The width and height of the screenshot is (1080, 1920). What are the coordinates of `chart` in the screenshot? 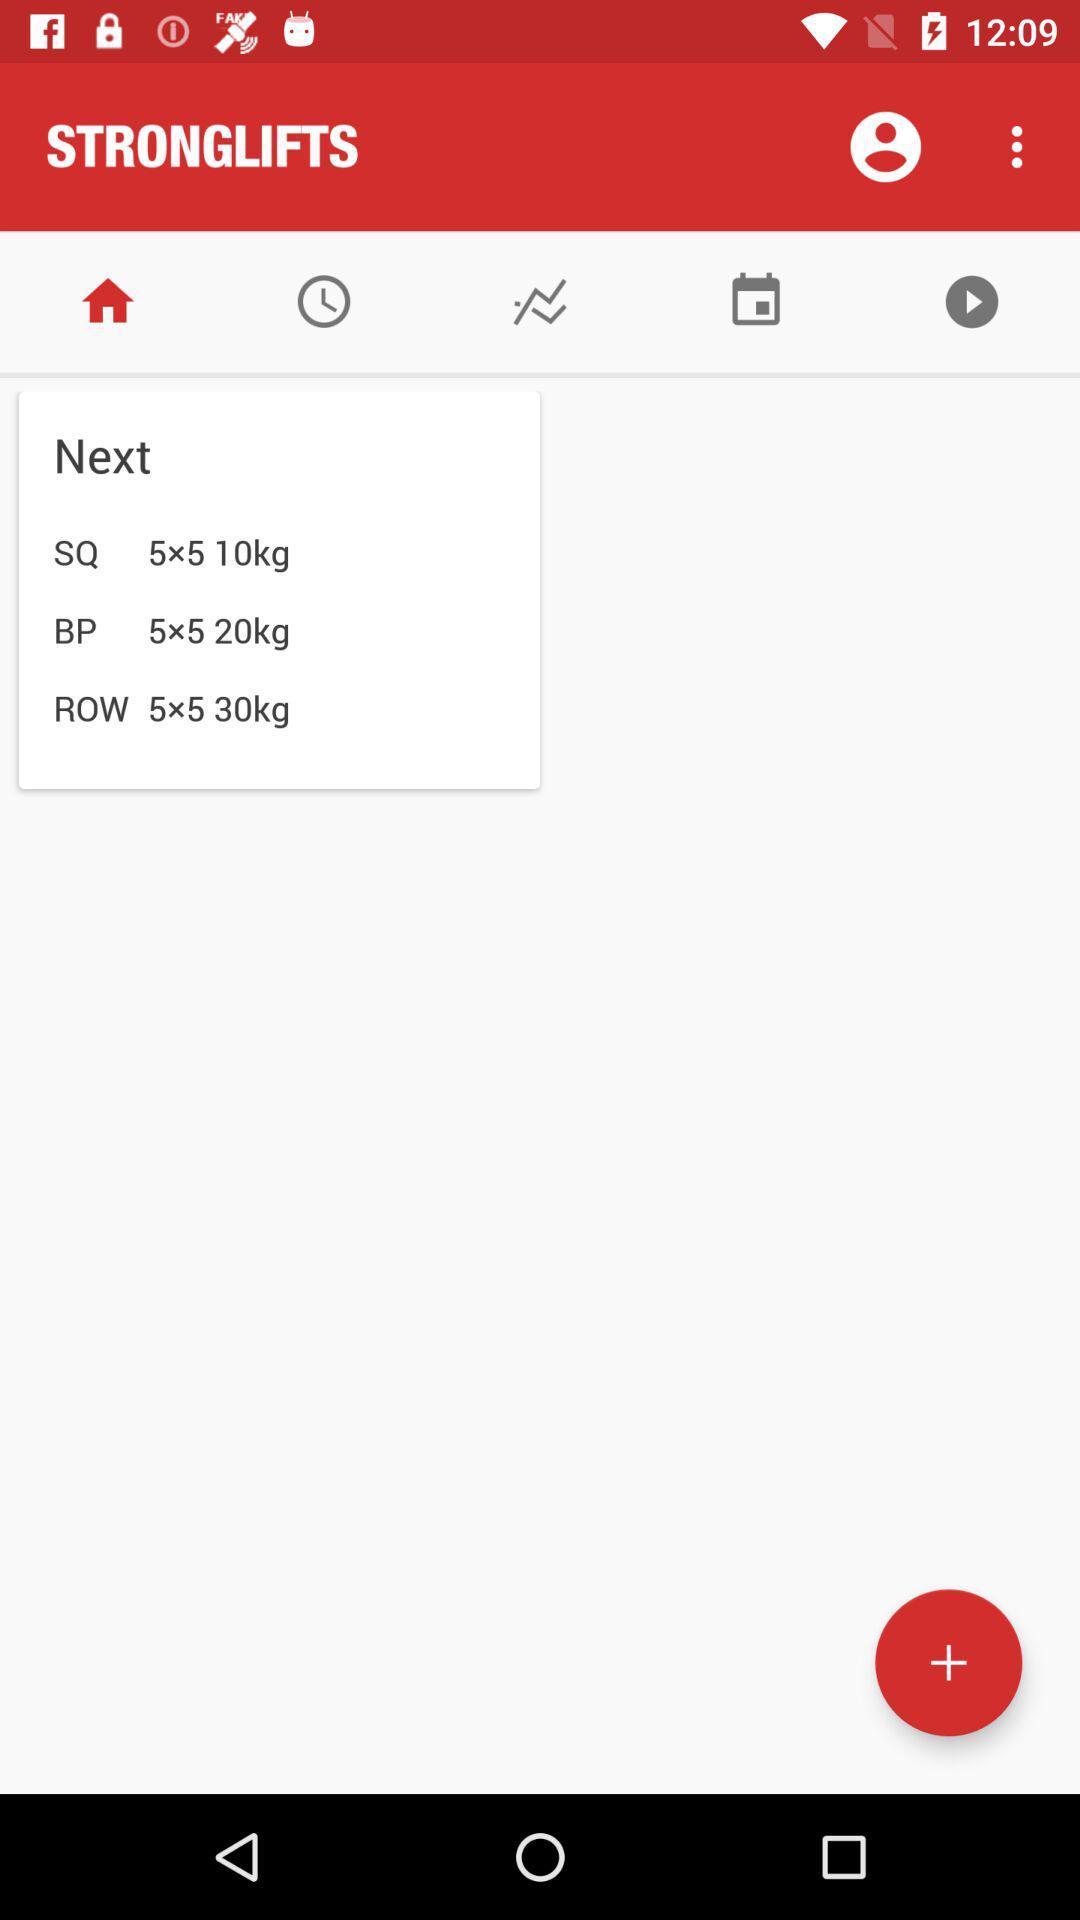 It's located at (540, 300).